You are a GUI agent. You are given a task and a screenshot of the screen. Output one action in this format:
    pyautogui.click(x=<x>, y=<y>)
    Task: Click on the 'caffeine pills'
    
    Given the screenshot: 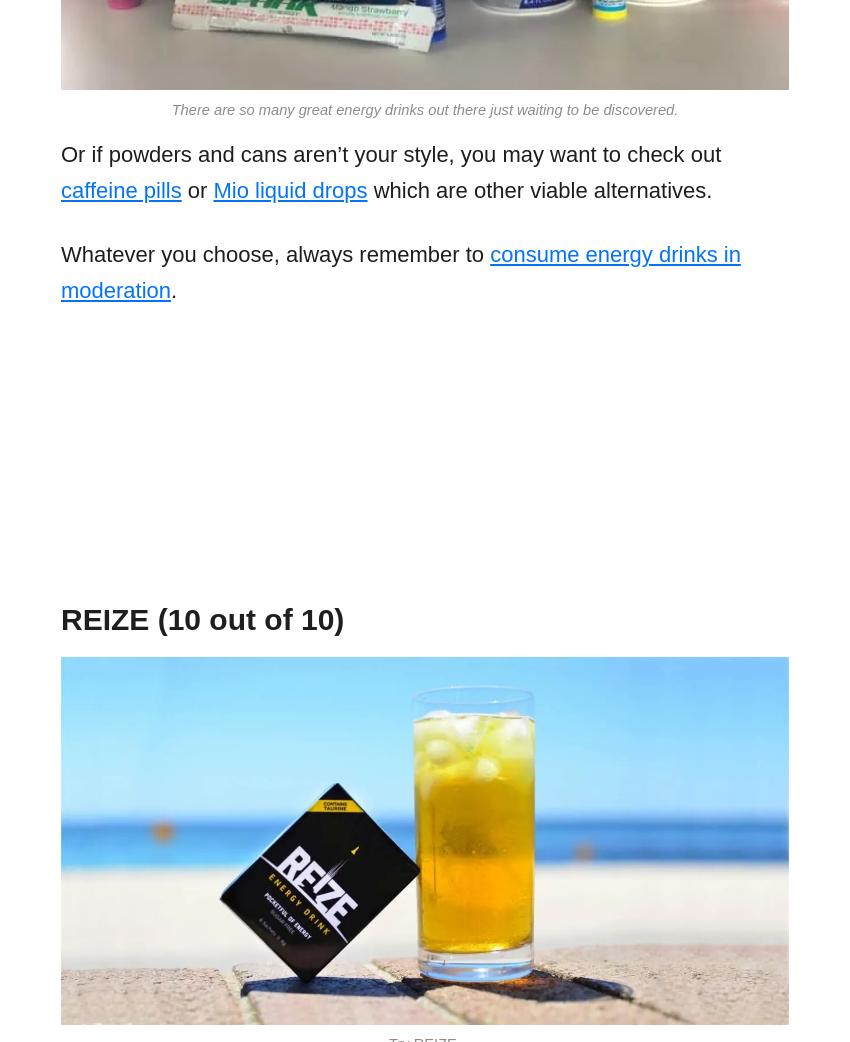 What is the action you would take?
    pyautogui.click(x=120, y=189)
    